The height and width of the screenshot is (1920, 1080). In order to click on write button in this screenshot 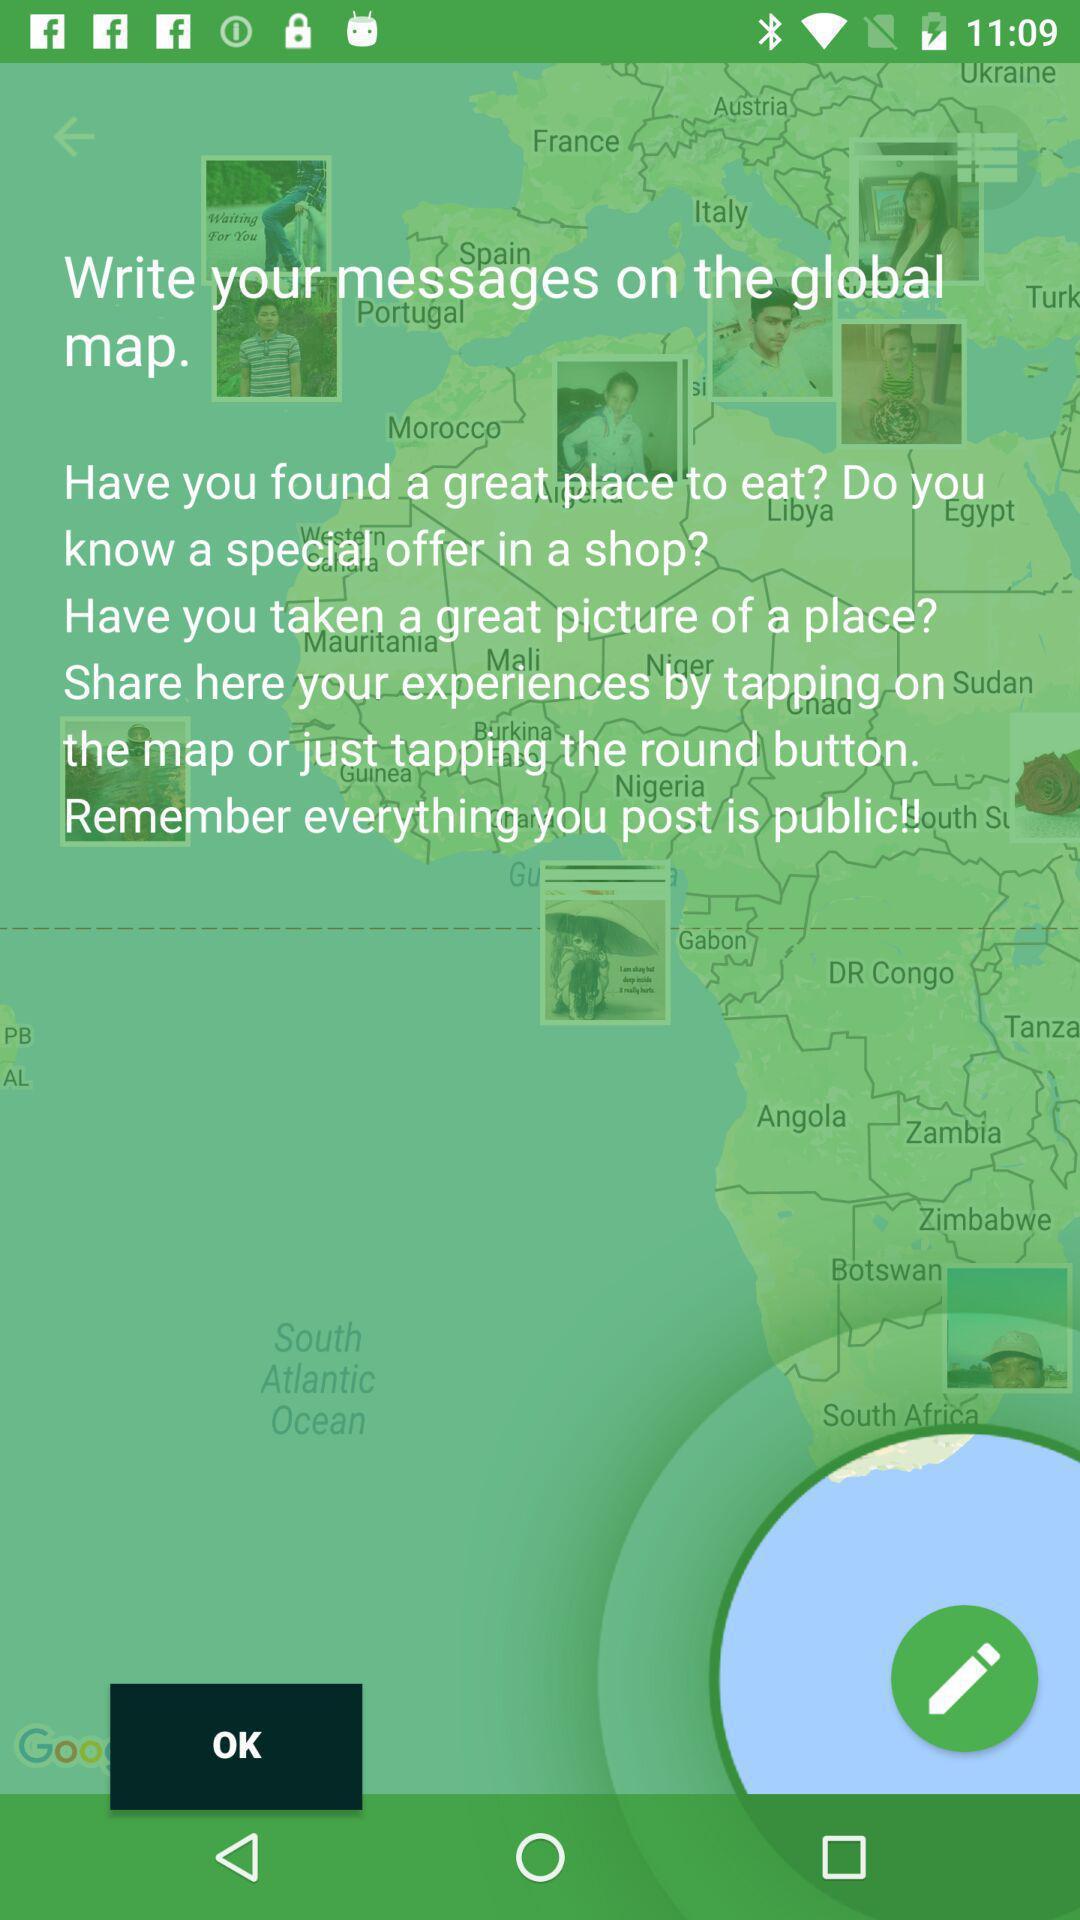, I will do `click(963, 1678)`.